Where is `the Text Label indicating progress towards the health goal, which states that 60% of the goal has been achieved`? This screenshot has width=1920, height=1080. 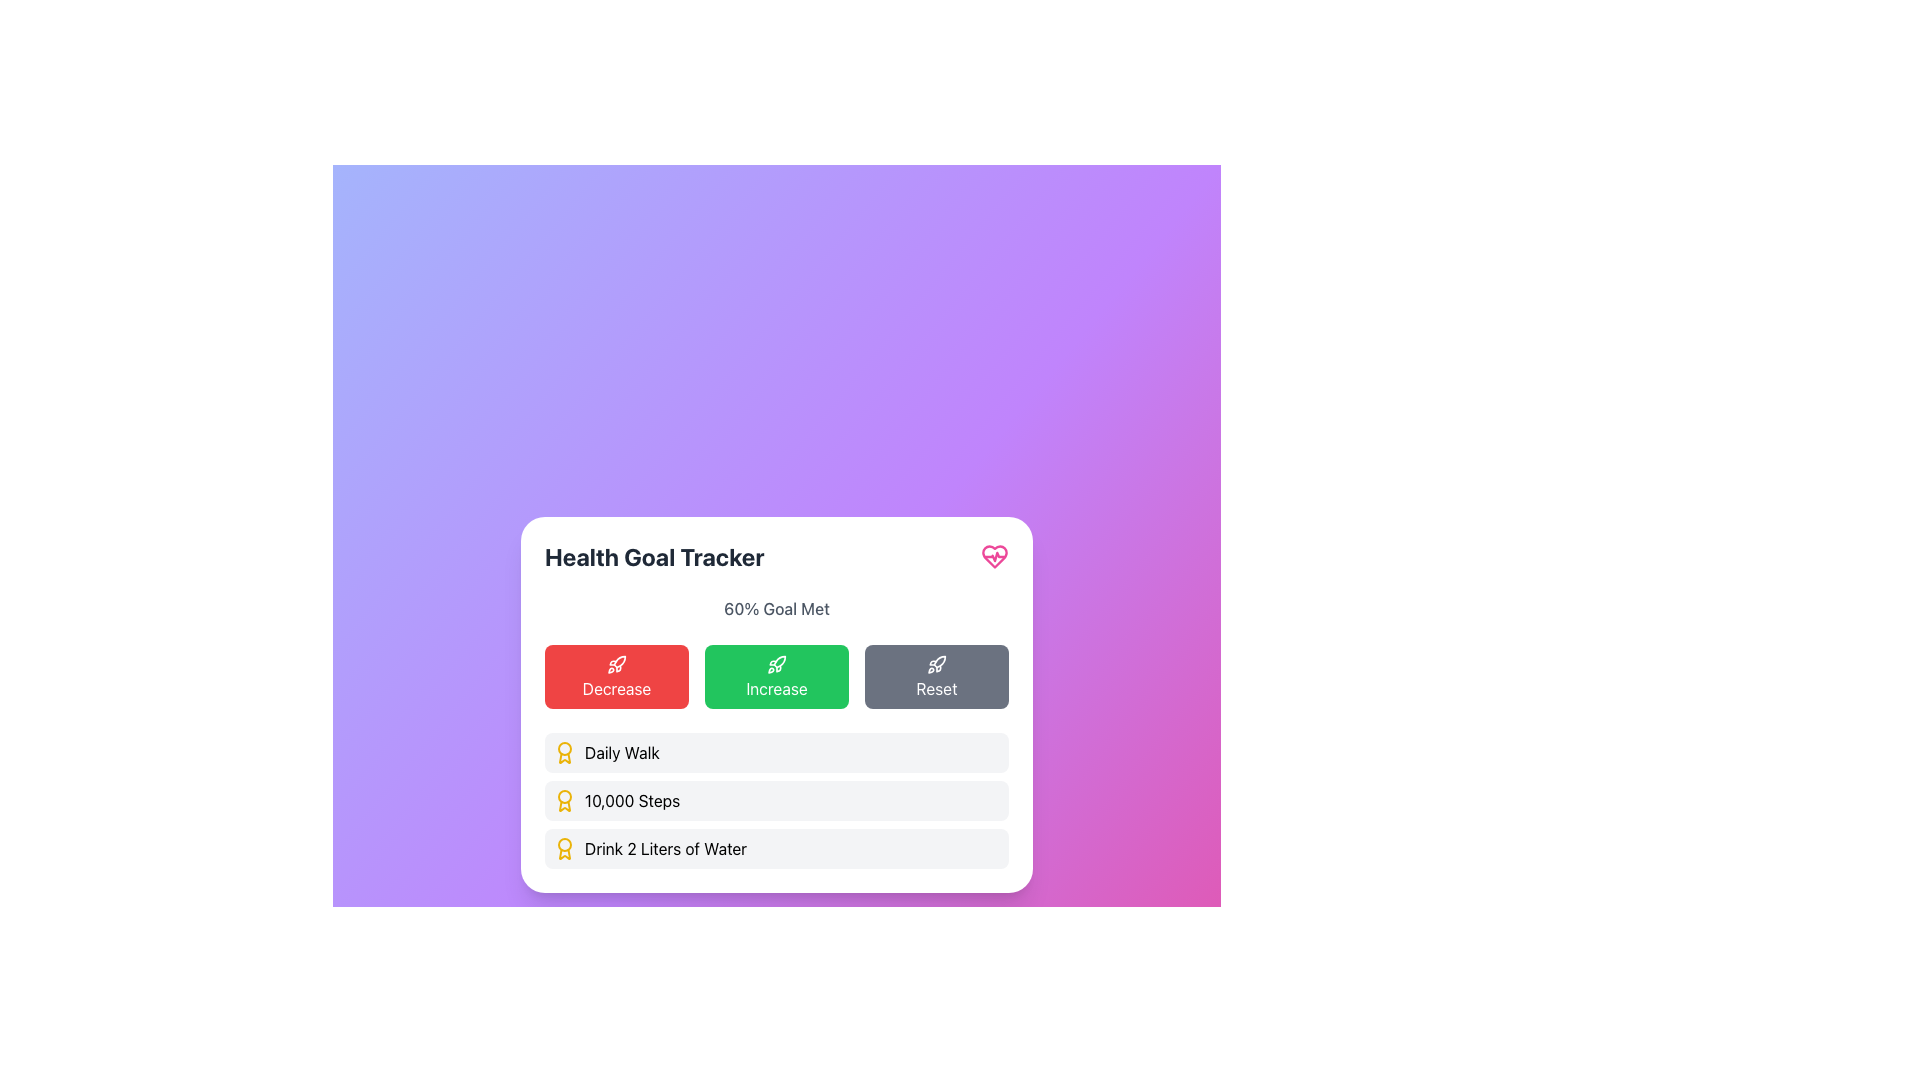
the Text Label indicating progress towards the health goal, which states that 60% of the goal has been achieved is located at coordinates (776, 608).